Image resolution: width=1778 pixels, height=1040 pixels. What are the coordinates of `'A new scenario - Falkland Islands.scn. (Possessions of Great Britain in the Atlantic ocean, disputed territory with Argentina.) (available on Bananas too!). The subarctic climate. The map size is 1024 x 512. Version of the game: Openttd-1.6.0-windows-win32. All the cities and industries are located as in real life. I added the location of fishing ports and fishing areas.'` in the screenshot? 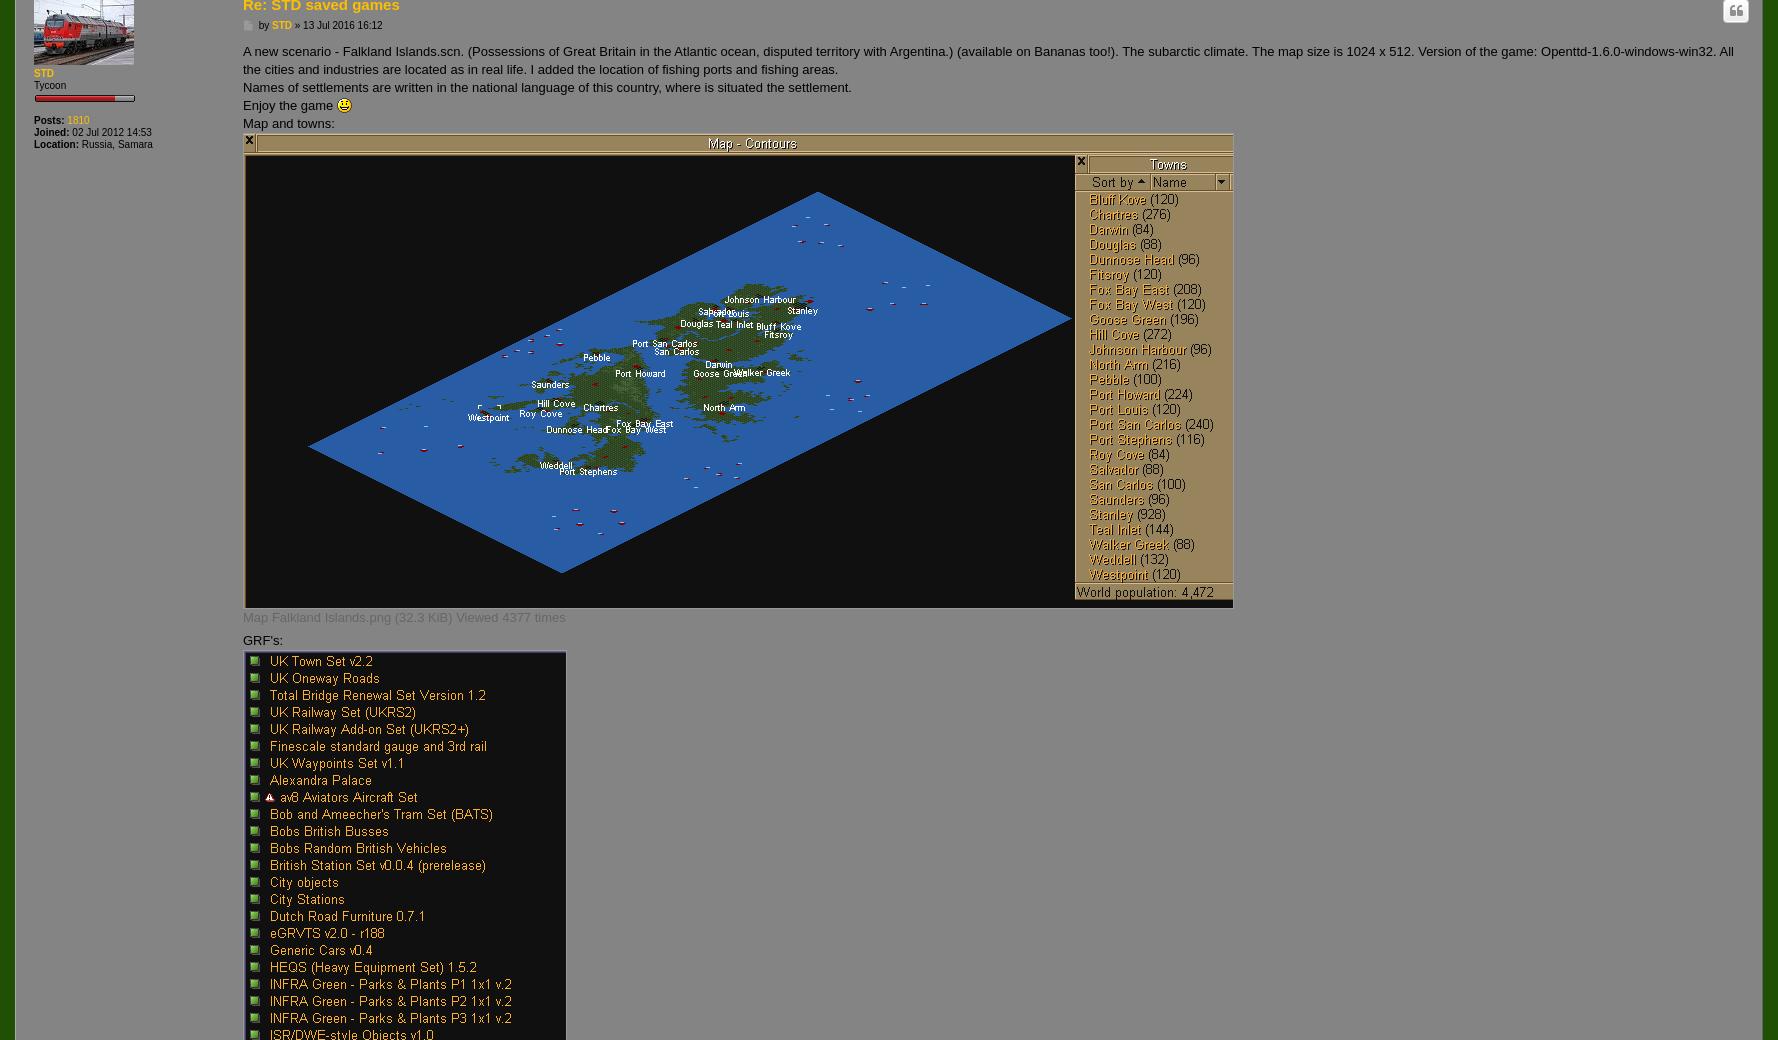 It's located at (987, 58).